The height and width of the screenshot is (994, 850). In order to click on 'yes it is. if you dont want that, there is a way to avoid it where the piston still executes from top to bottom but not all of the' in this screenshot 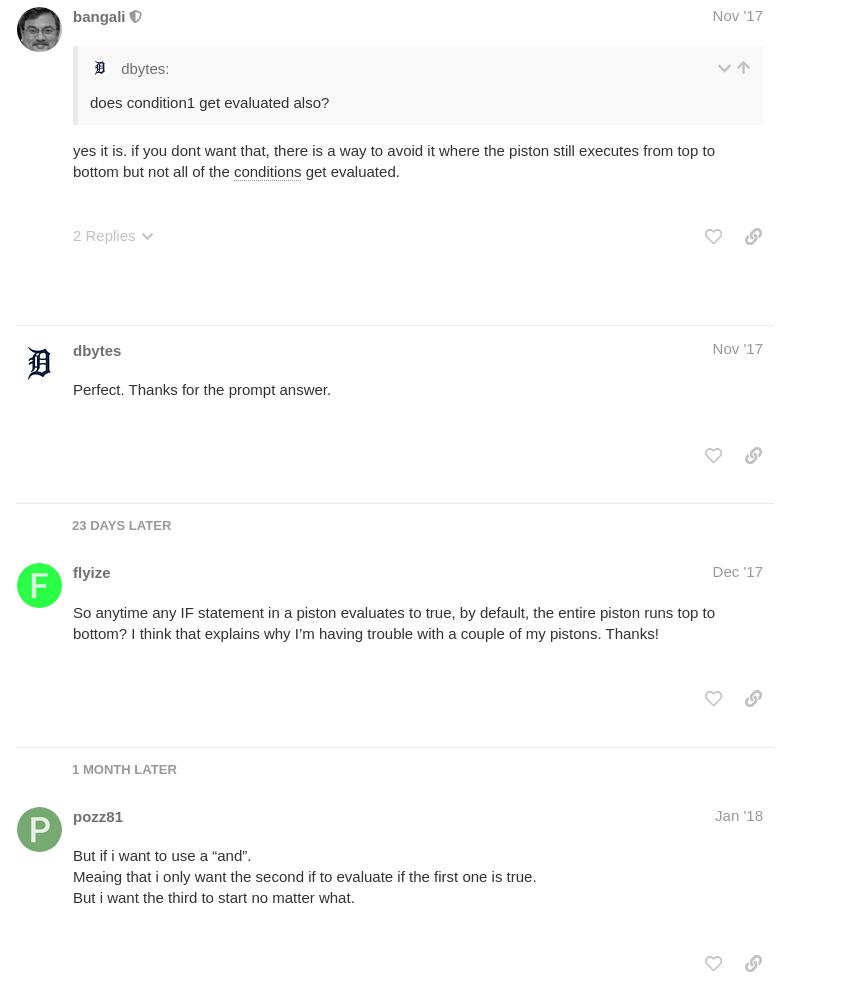, I will do `click(393, 160)`.